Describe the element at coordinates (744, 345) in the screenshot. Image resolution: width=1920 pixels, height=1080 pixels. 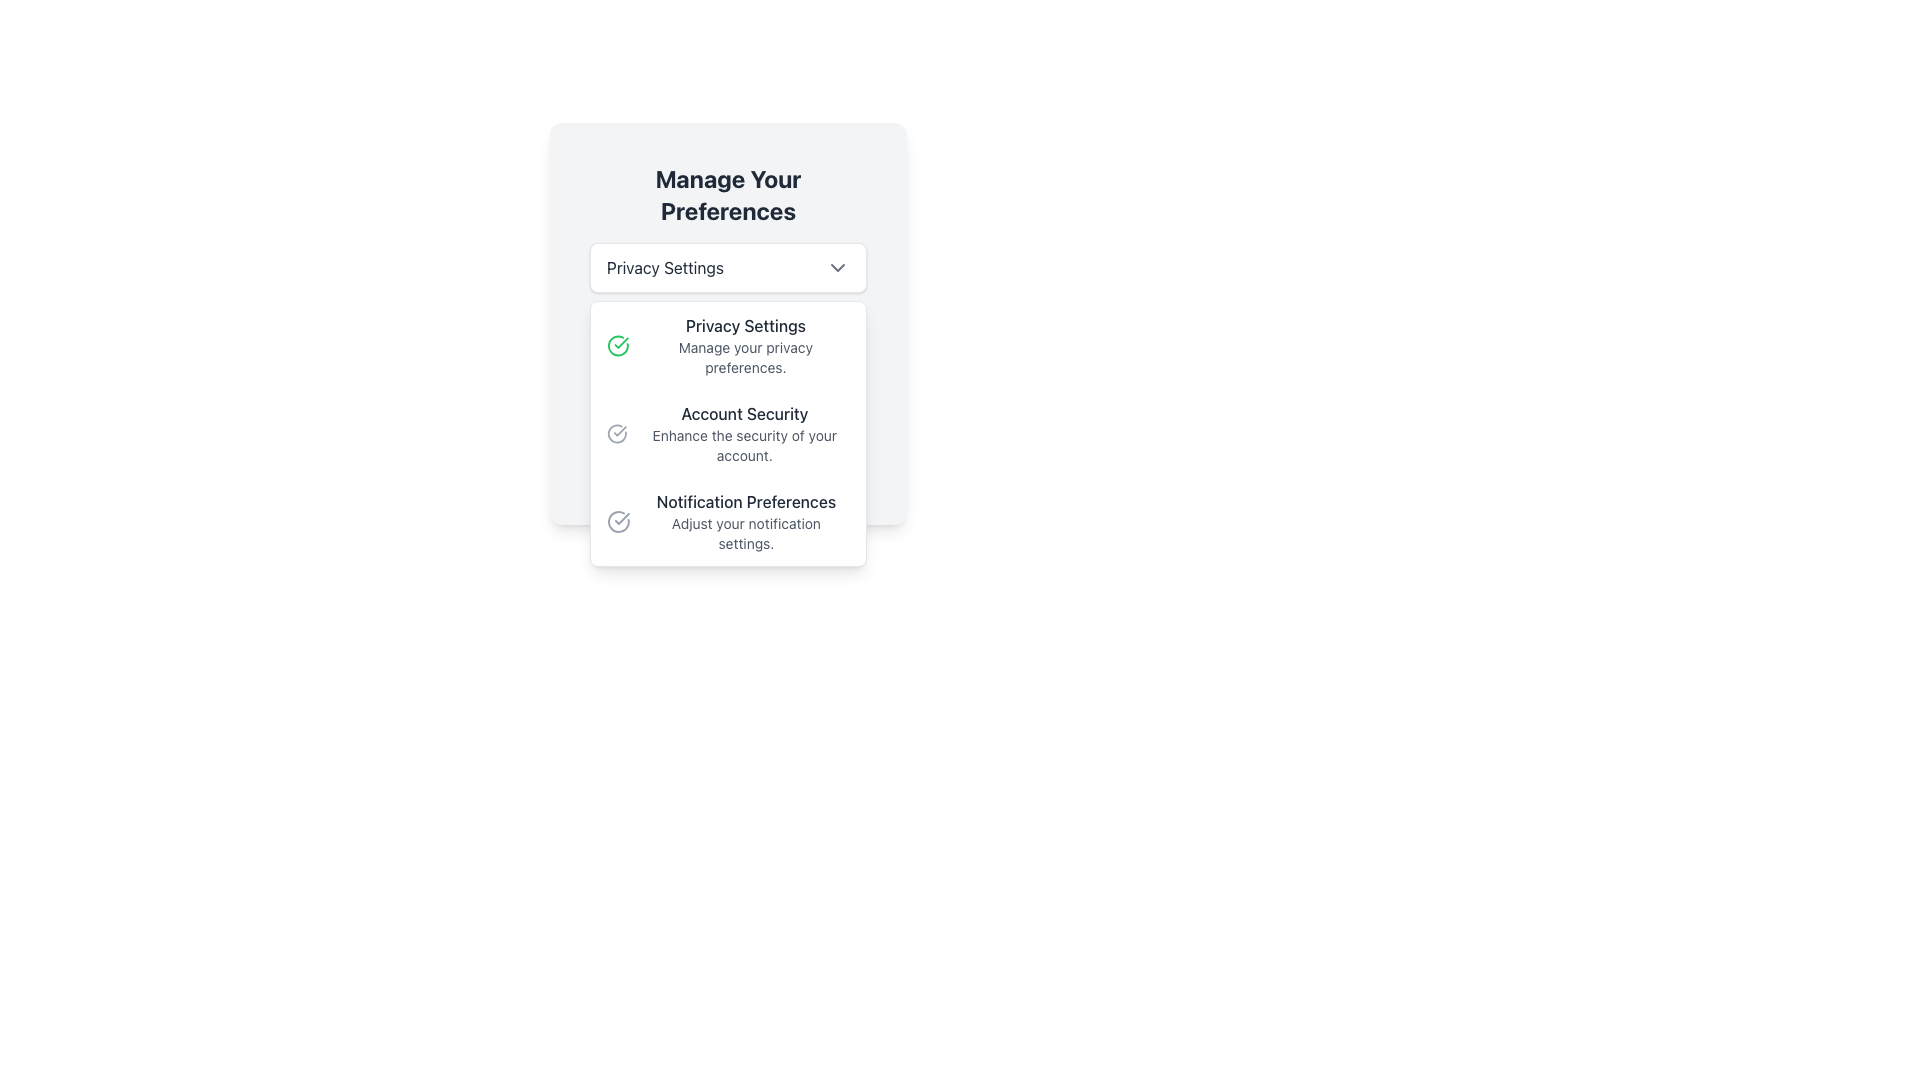
I see `the first option in the dropdown menu below 'Manage Your Preferences'` at that location.